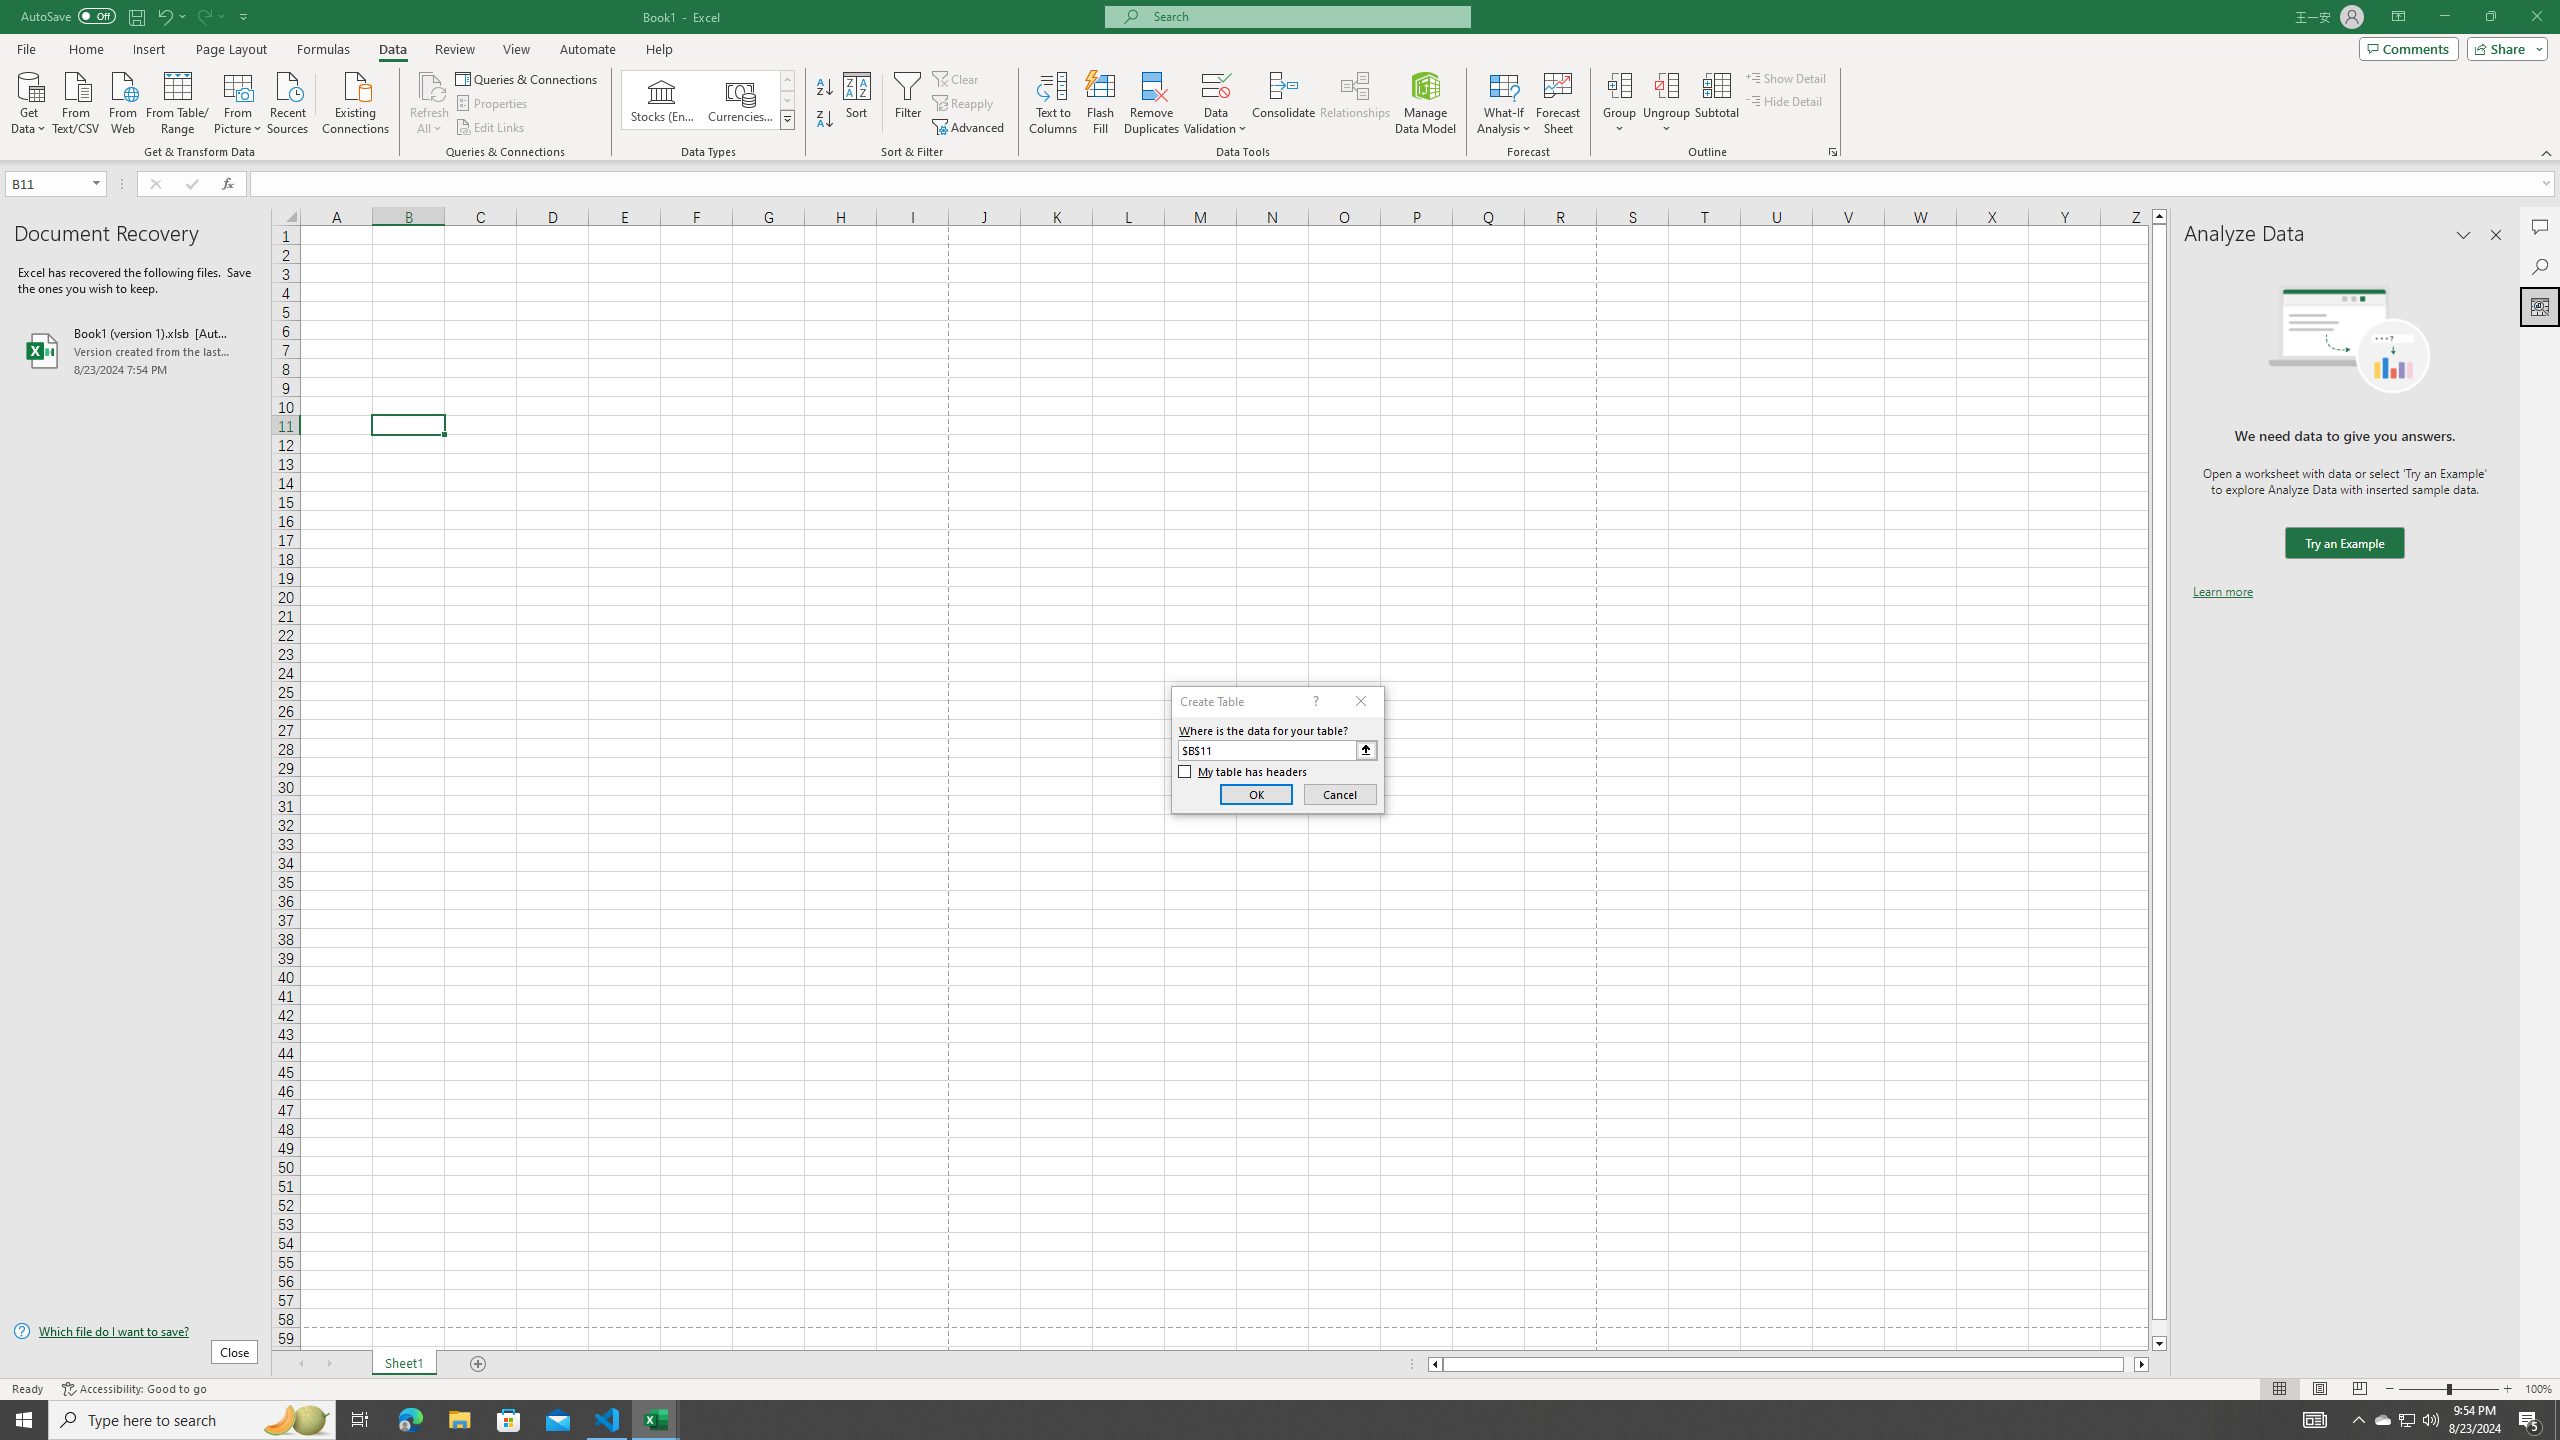 This screenshot has height=1440, width=2560. I want to click on 'From Table/Range', so click(176, 100).